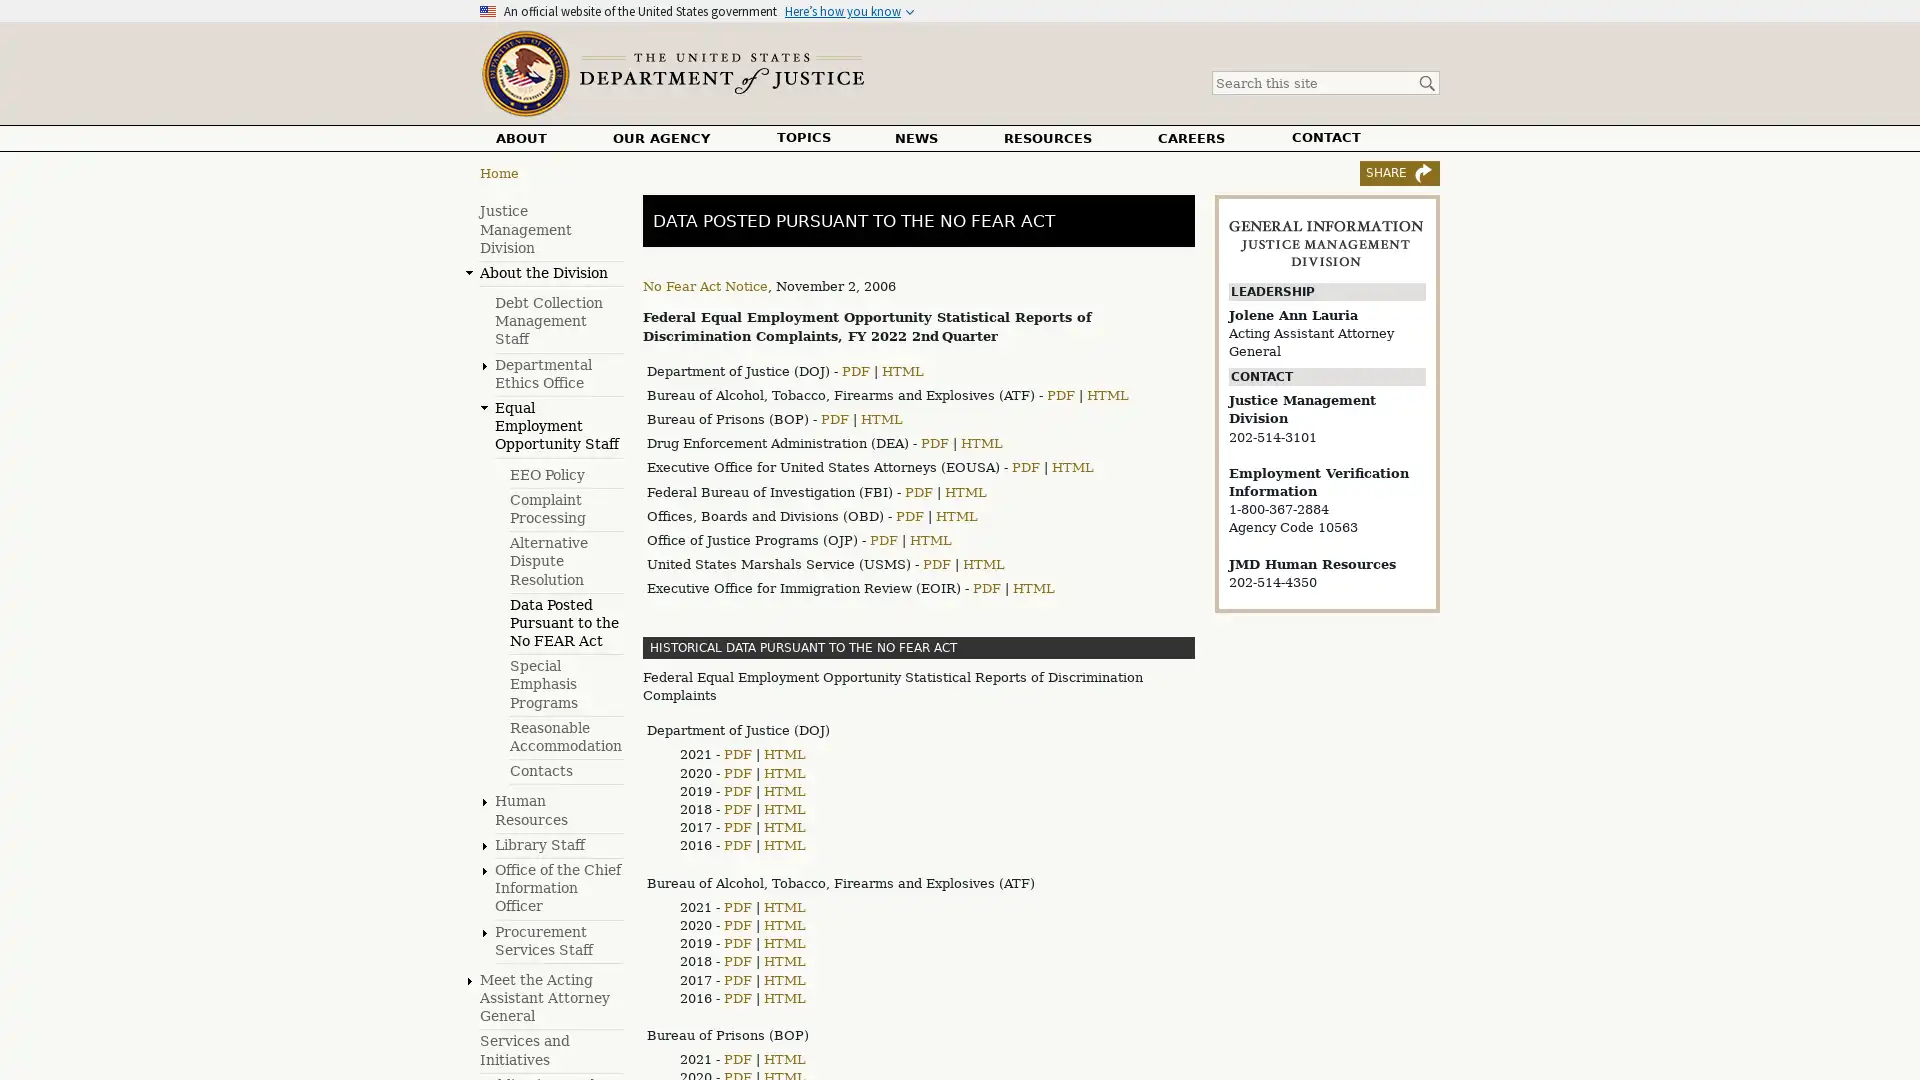 The height and width of the screenshot is (1080, 1920). Describe the element at coordinates (1425, 83) in the screenshot. I see `Search` at that location.